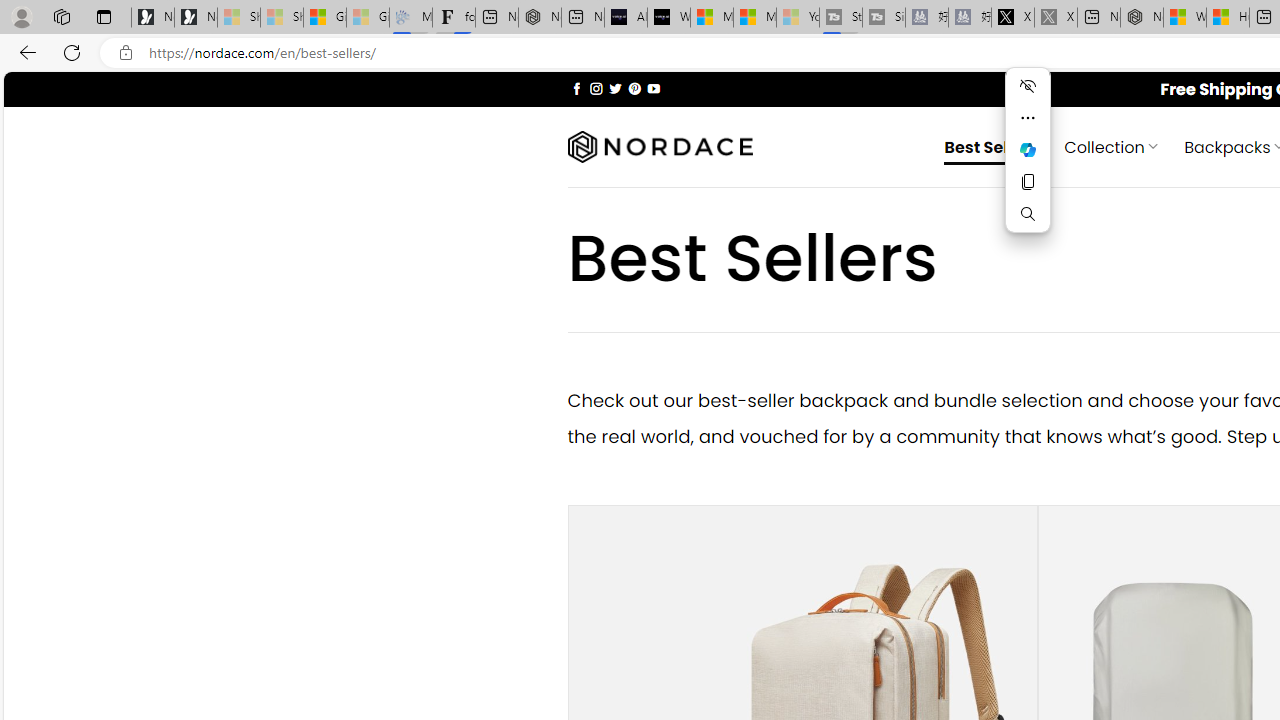 The height and width of the screenshot is (720, 1280). What do you see at coordinates (1055, 17) in the screenshot?
I see `'X - Sleeping'` at bounding box center [1055, 17].